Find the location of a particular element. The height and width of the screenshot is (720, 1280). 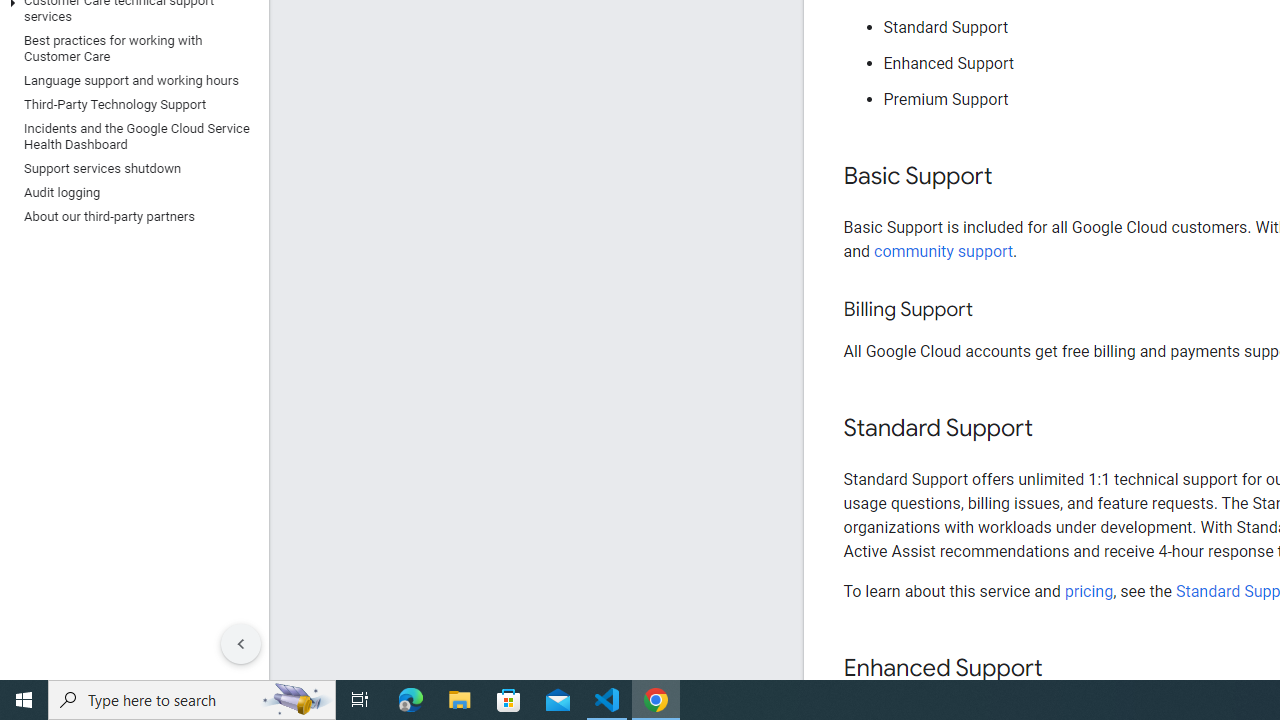

'Language support and working hours' is located at coordinates (129, 80).